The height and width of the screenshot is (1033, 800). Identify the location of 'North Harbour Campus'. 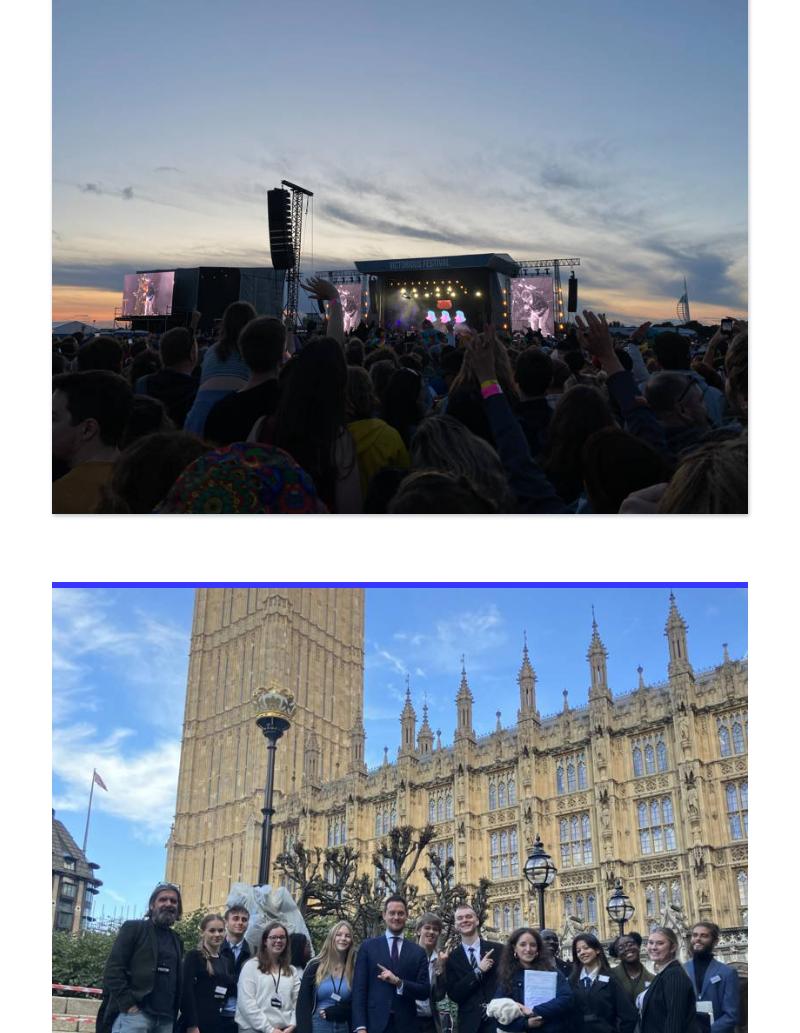
(143, 711).